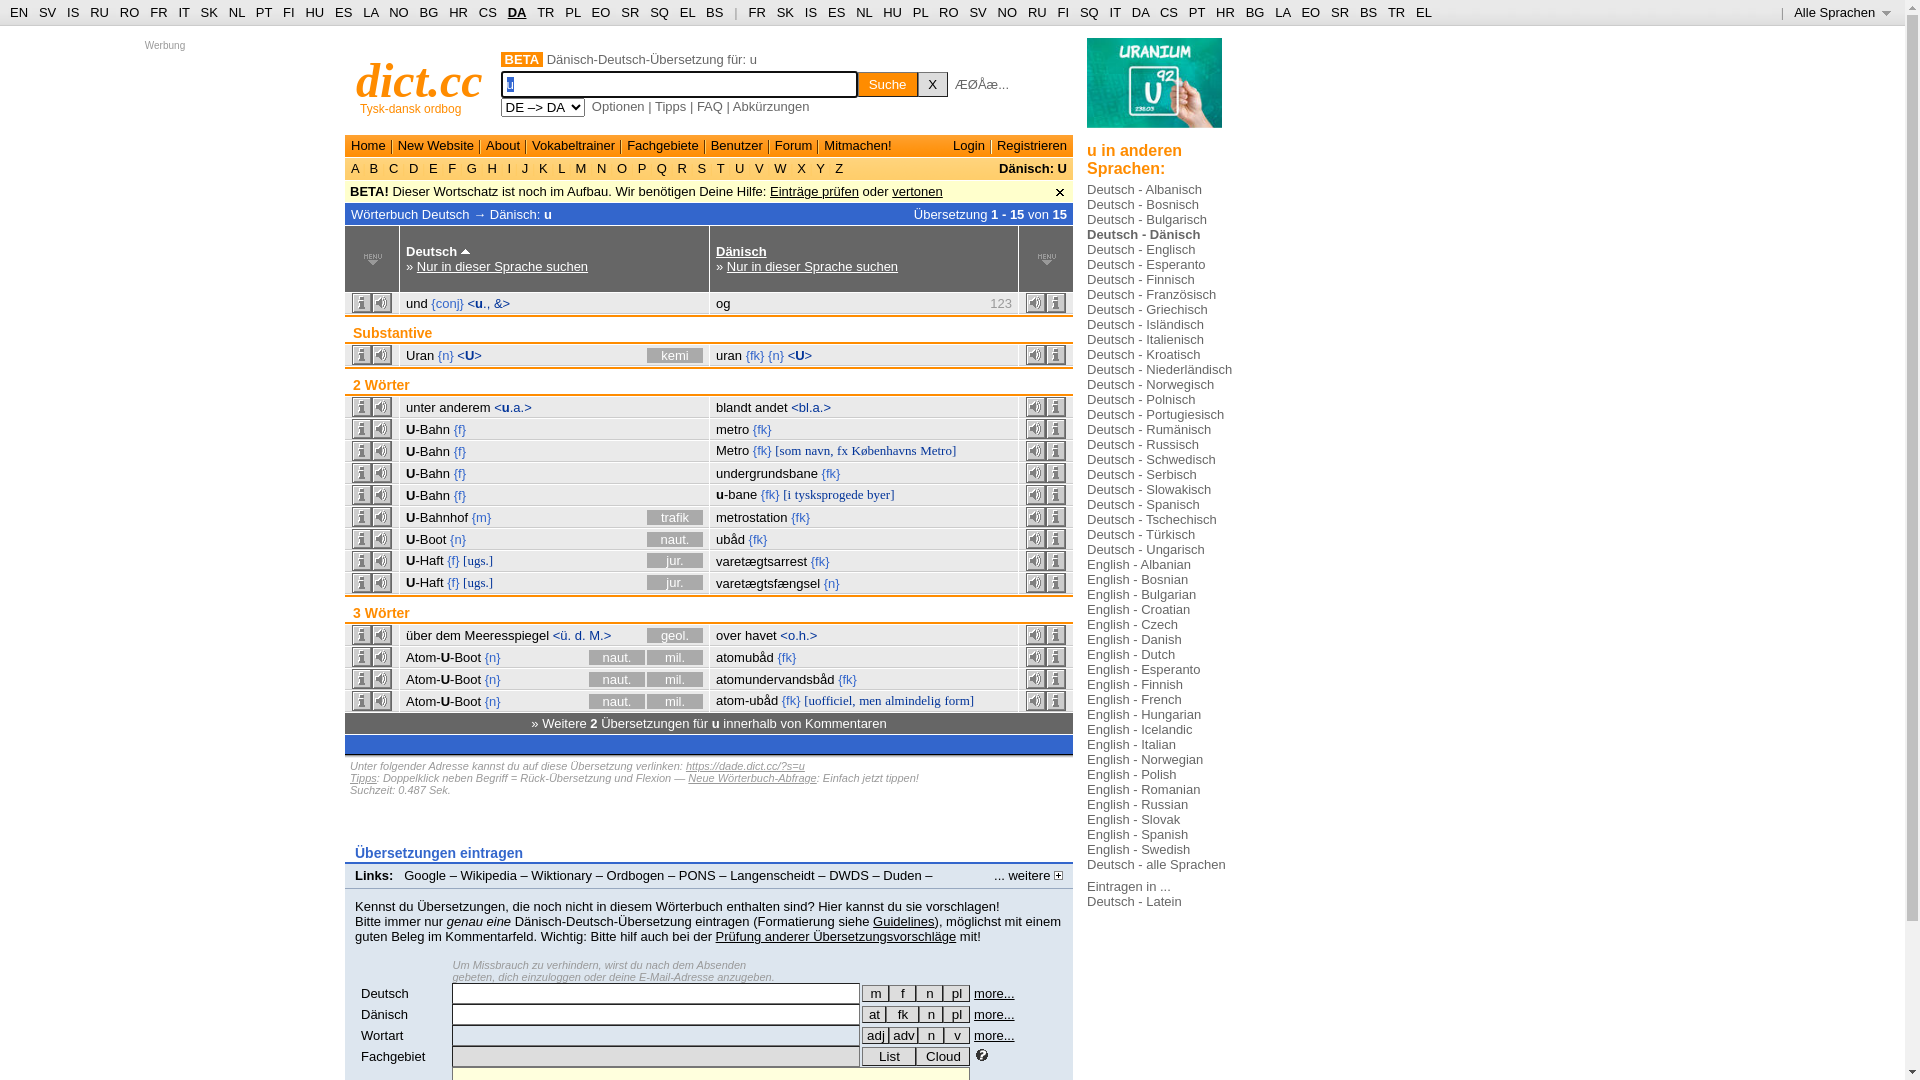  I want to click on 'Alle Sprachen ', so click(1794, 12).